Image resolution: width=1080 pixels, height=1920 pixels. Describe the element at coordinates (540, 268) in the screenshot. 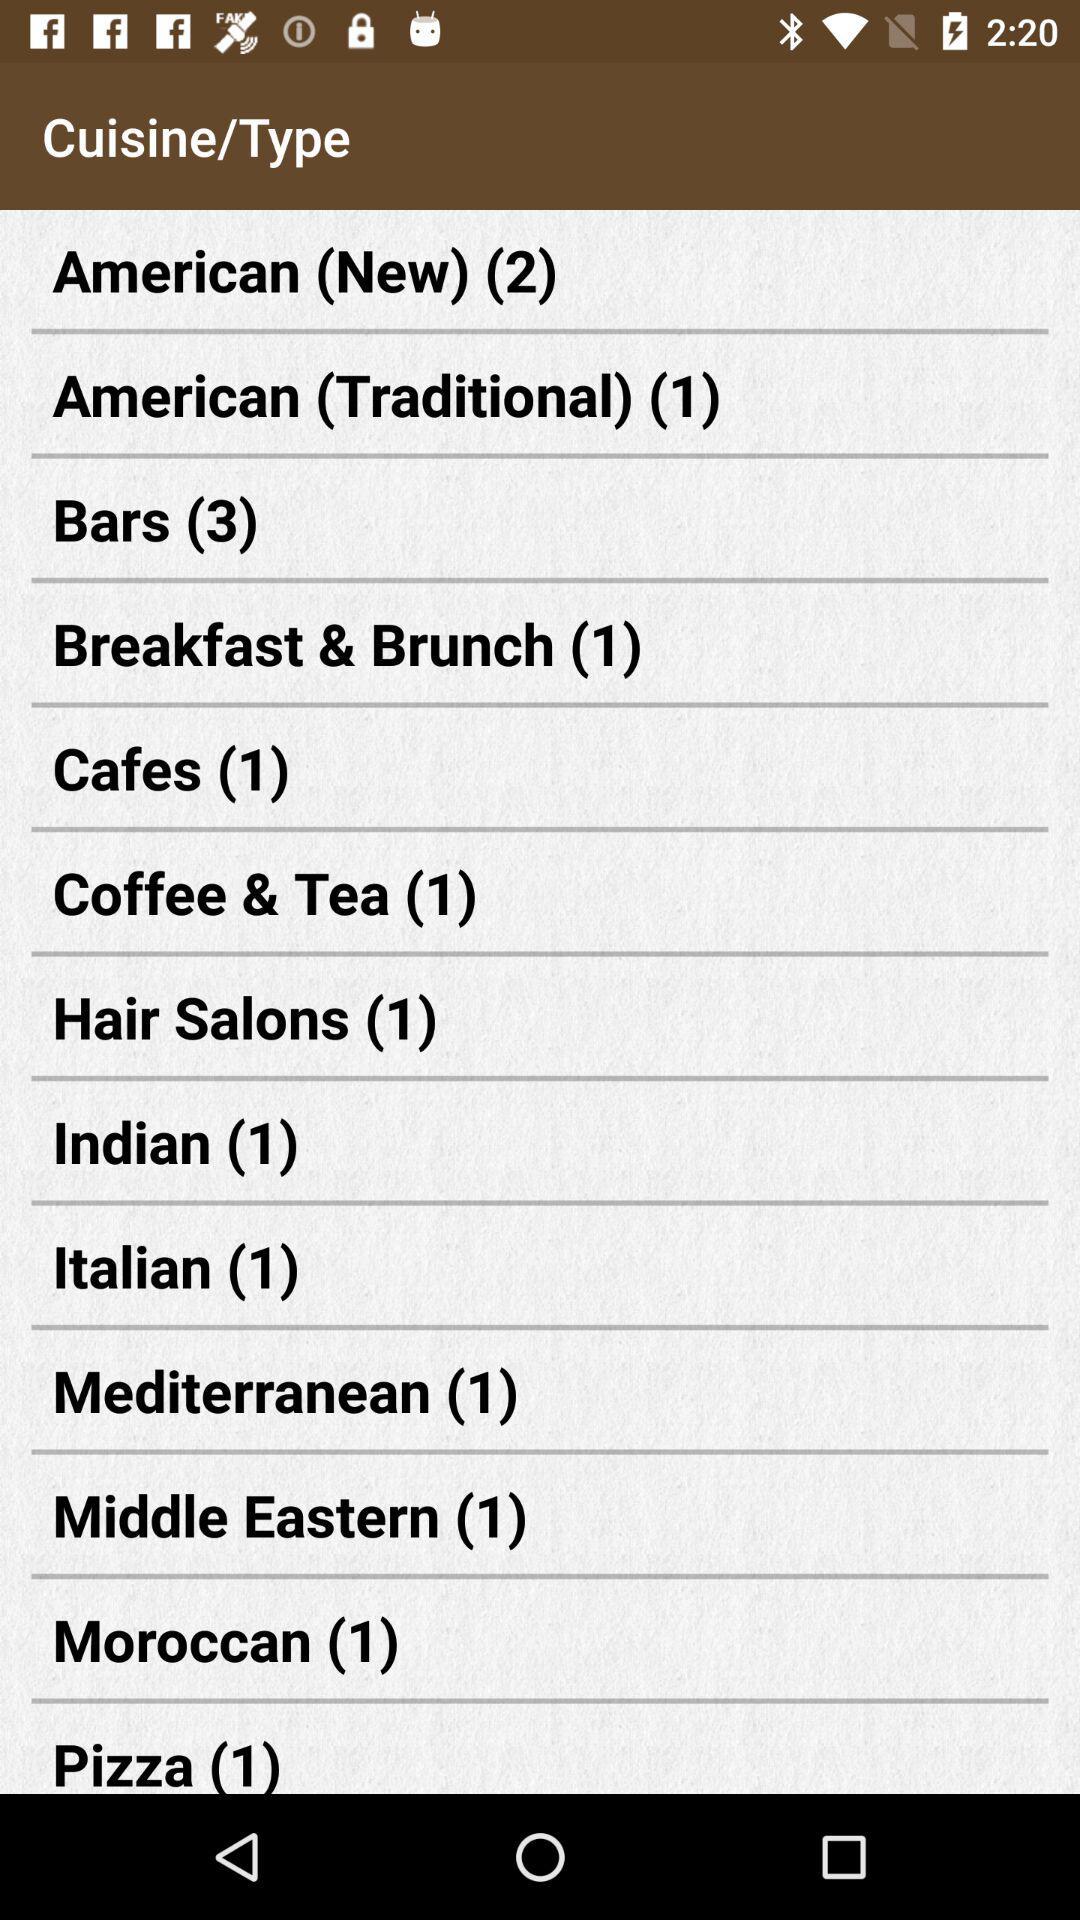

I see `the first text which says american new 2` at that location.